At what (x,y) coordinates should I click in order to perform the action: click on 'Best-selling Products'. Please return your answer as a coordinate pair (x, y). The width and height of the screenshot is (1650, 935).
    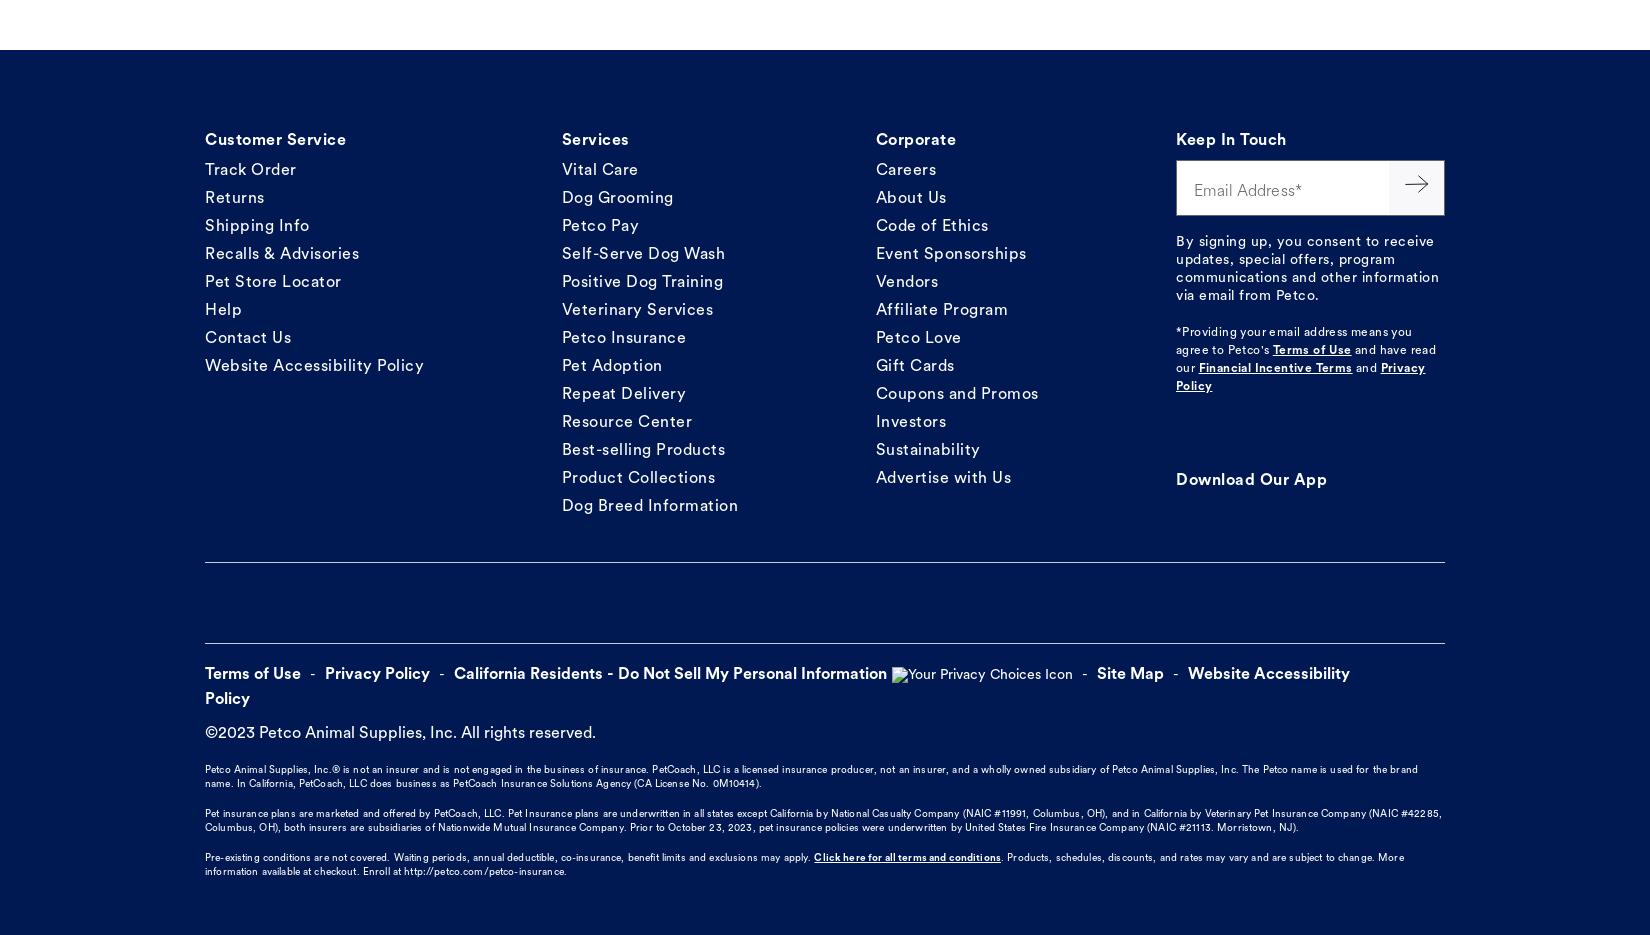
    Looking at the image, I should click on (642, 449).